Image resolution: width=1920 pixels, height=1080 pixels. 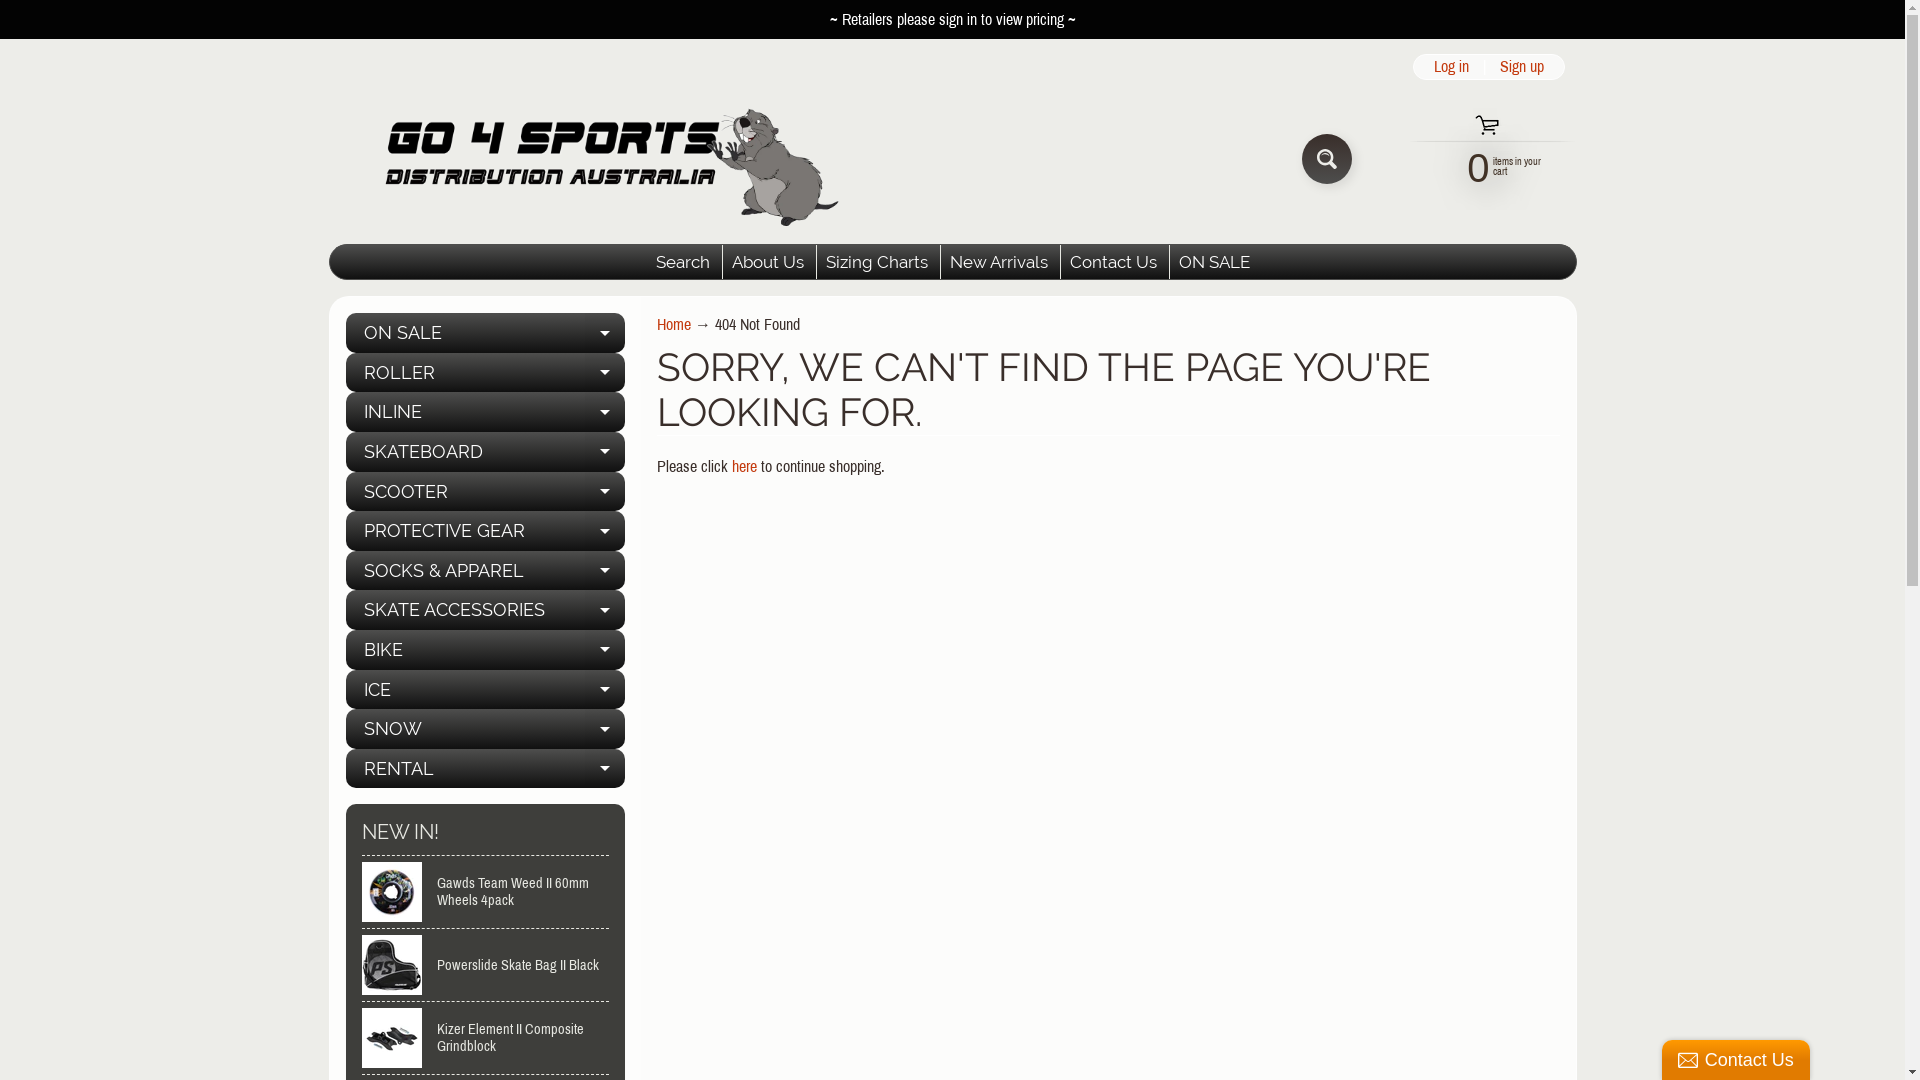 What do you see at coordinates (603, 608) in the screenshot?
I see `'EXPAND CHILD MENU'` at bounding box center [603, 608].